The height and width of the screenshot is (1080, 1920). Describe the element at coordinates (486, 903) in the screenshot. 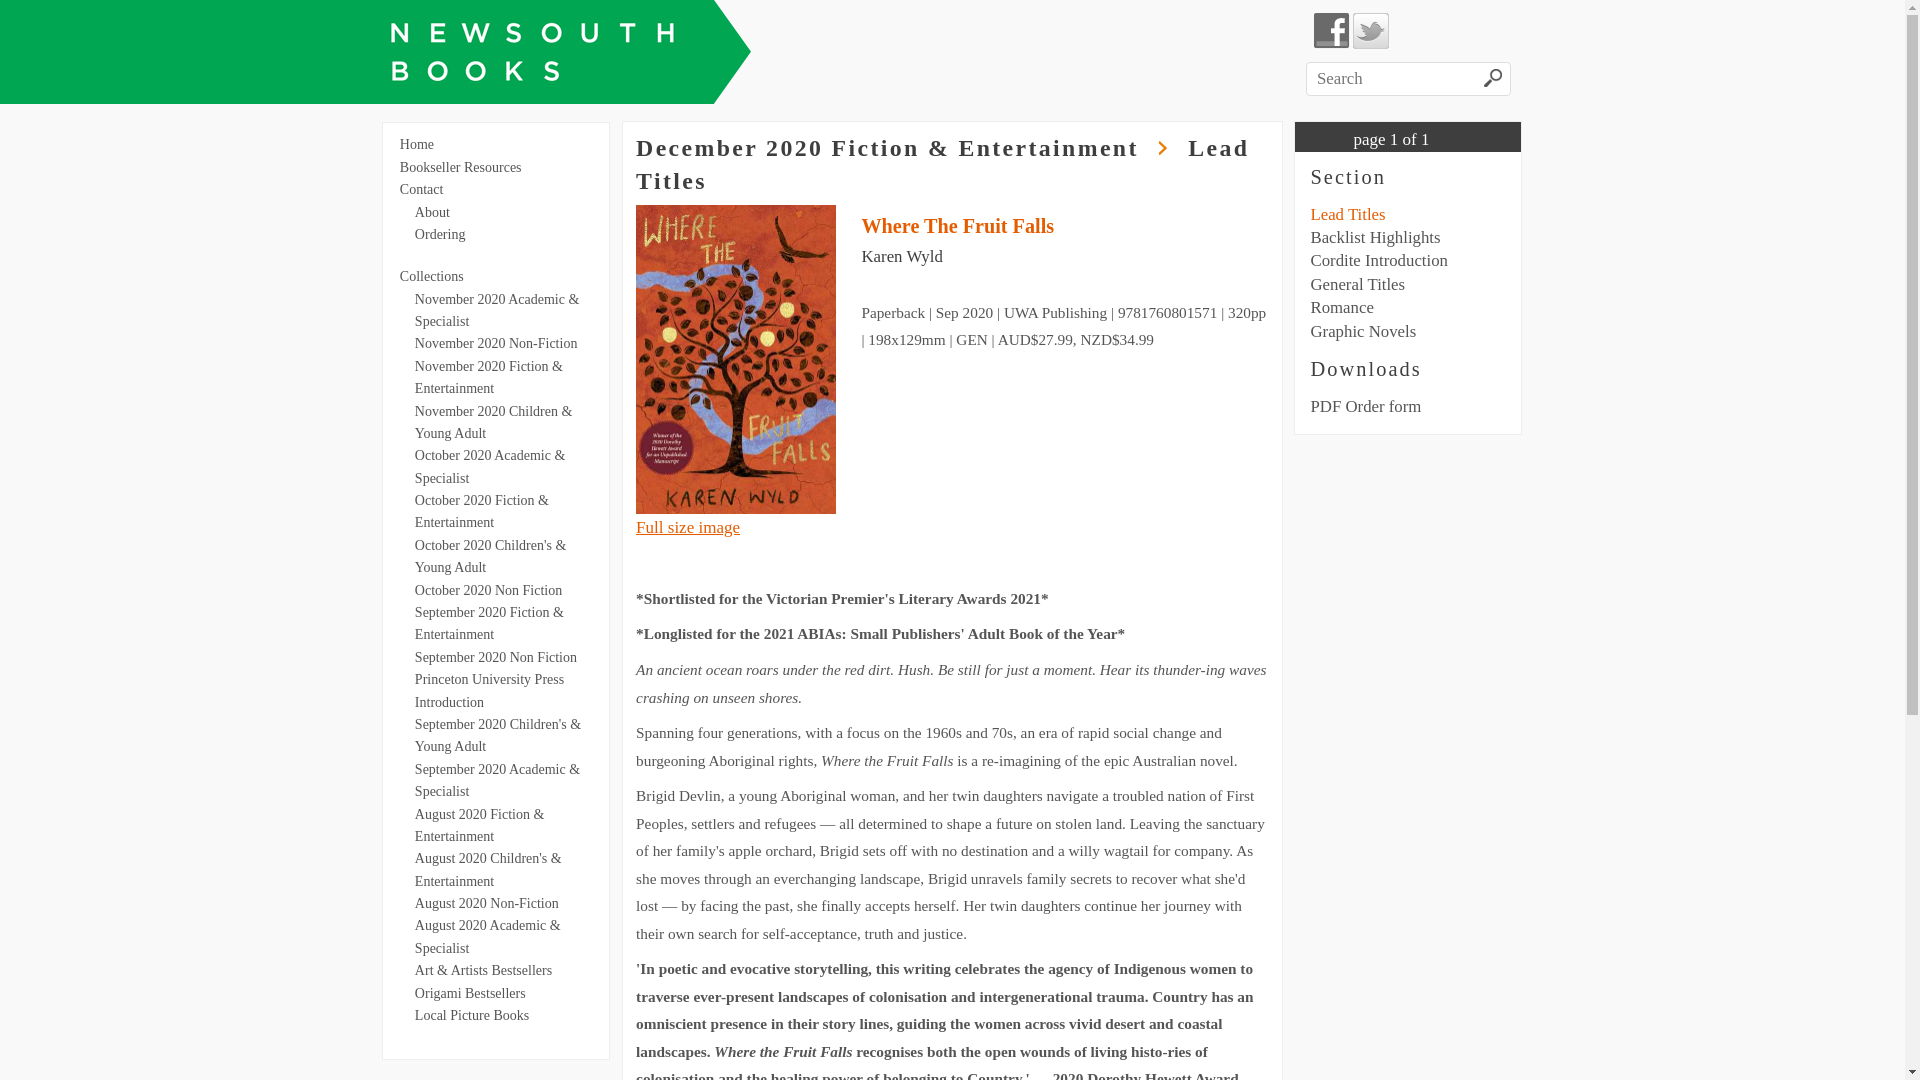

I see `'August 2020 Non-Fiction'` at that location.